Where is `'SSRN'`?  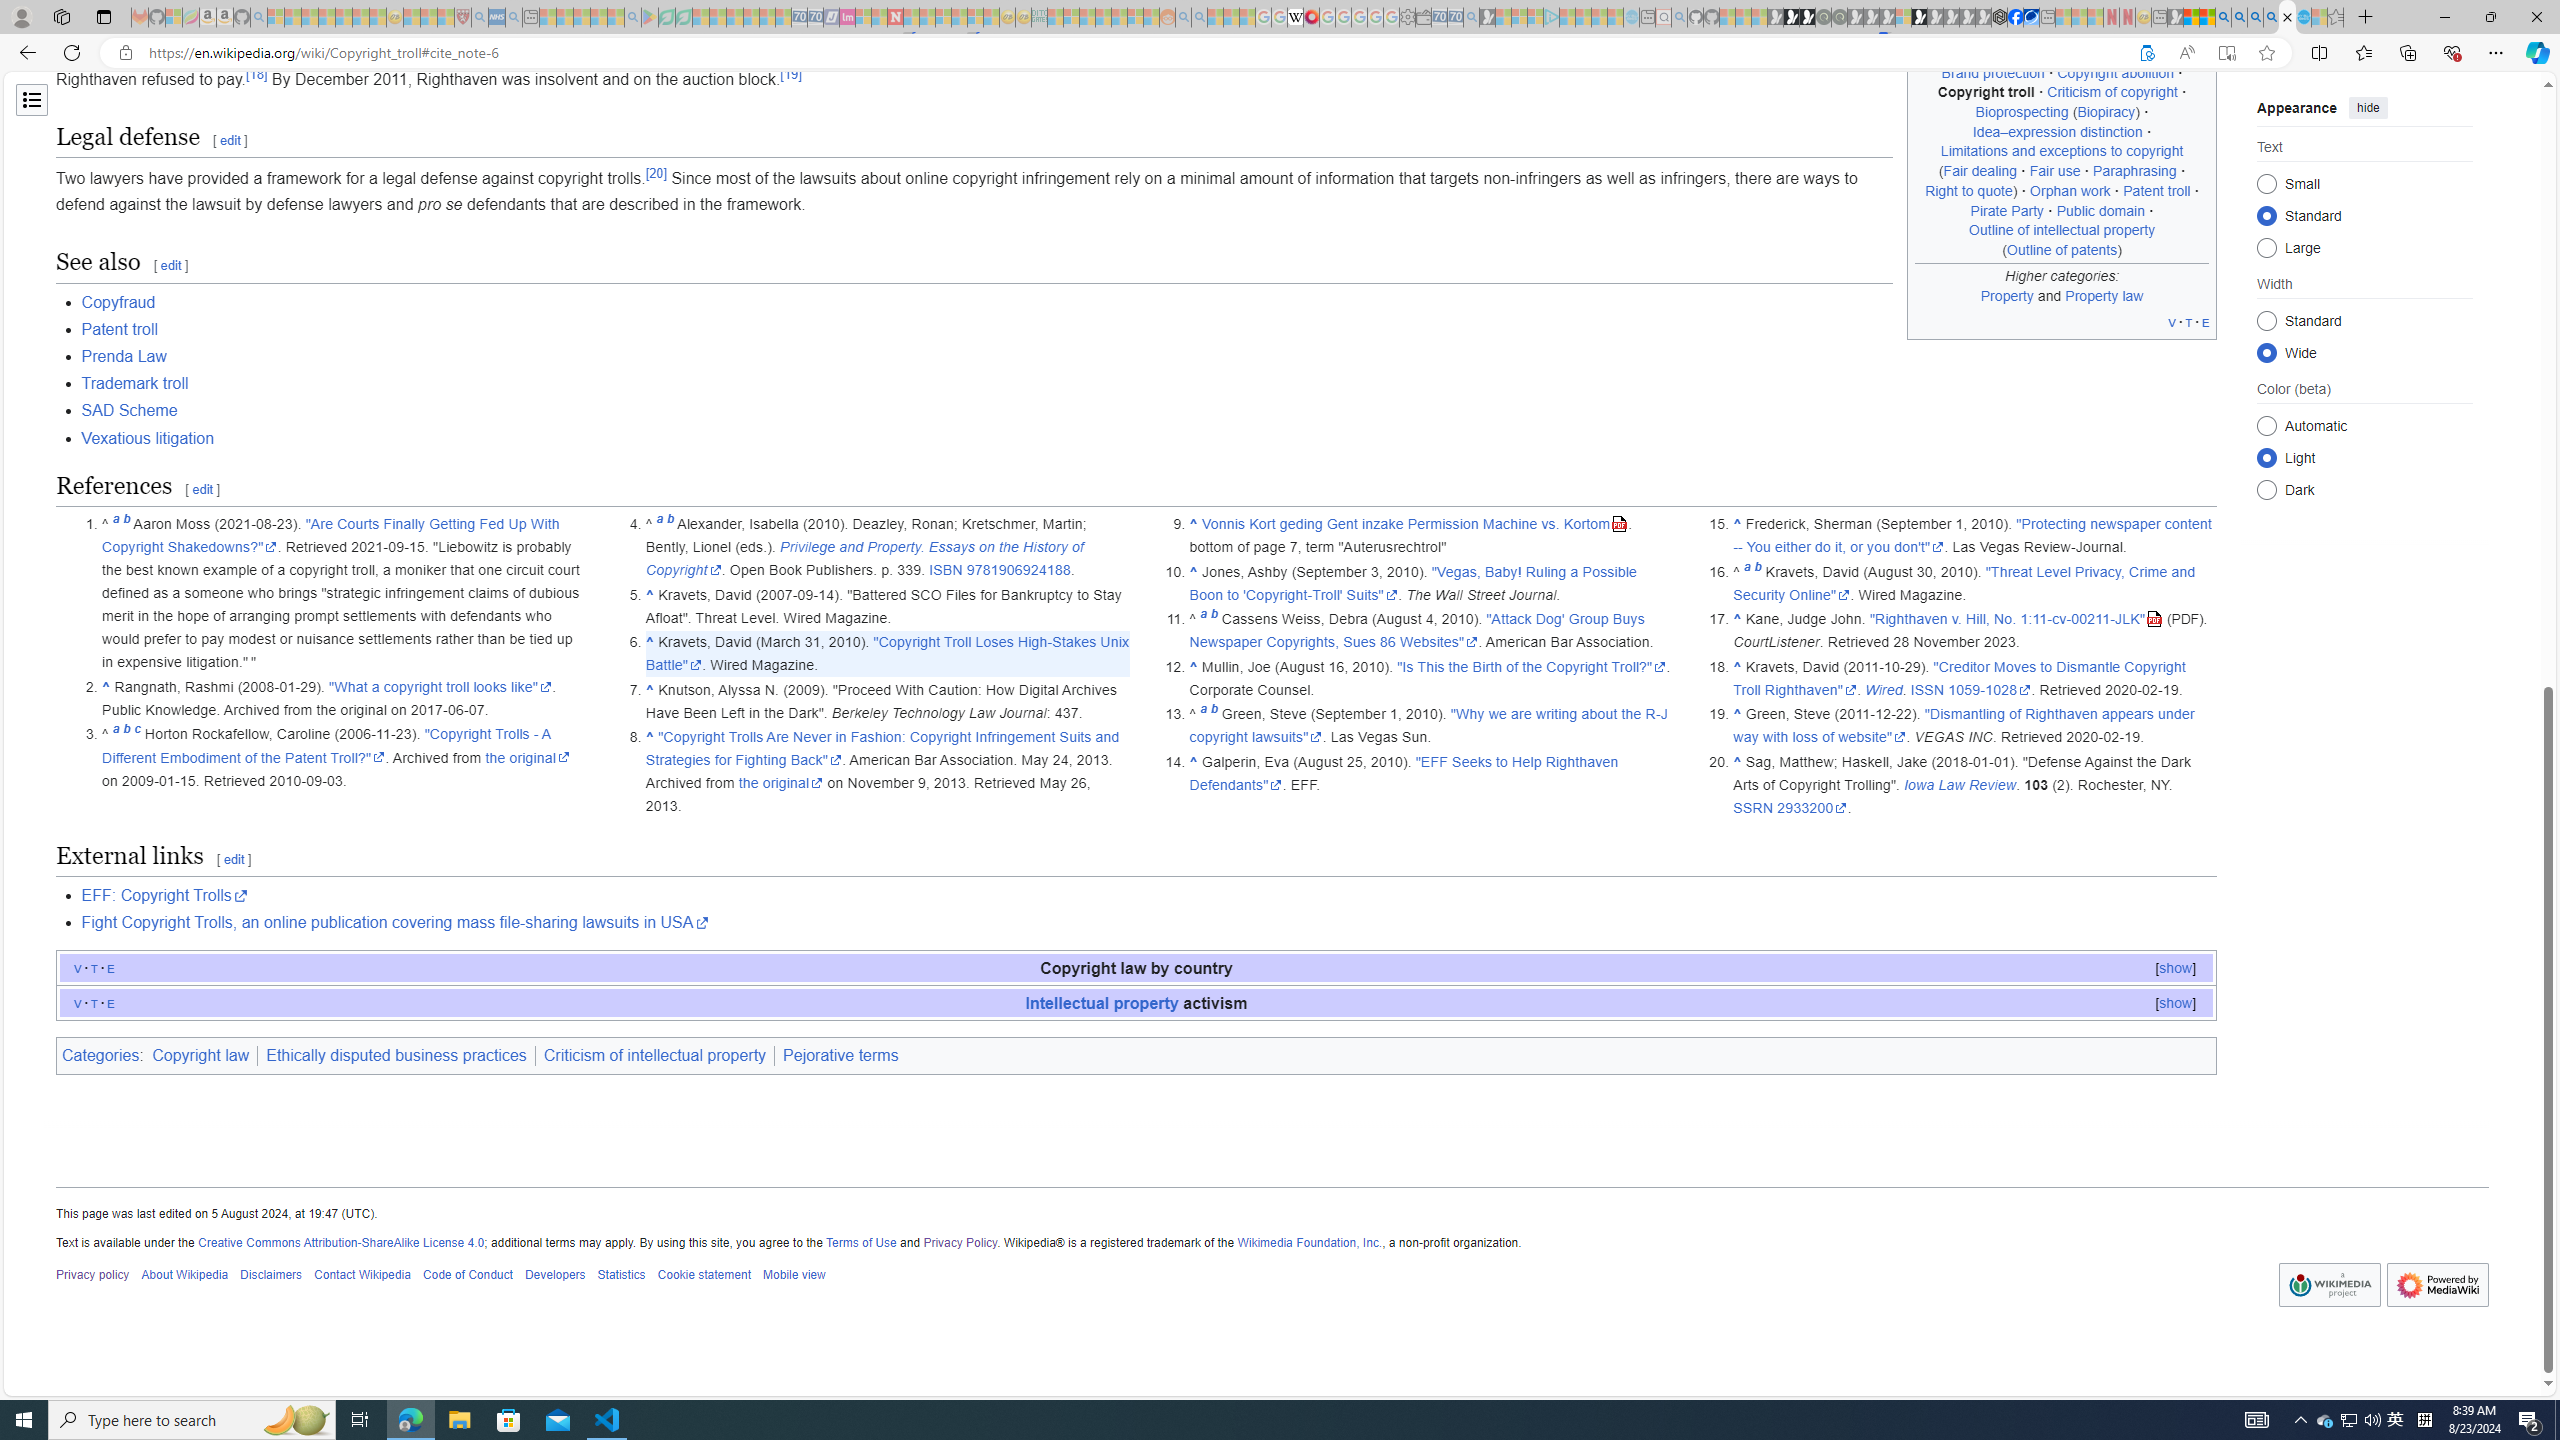 'SSRN' is located at coordinates (1752, 807).